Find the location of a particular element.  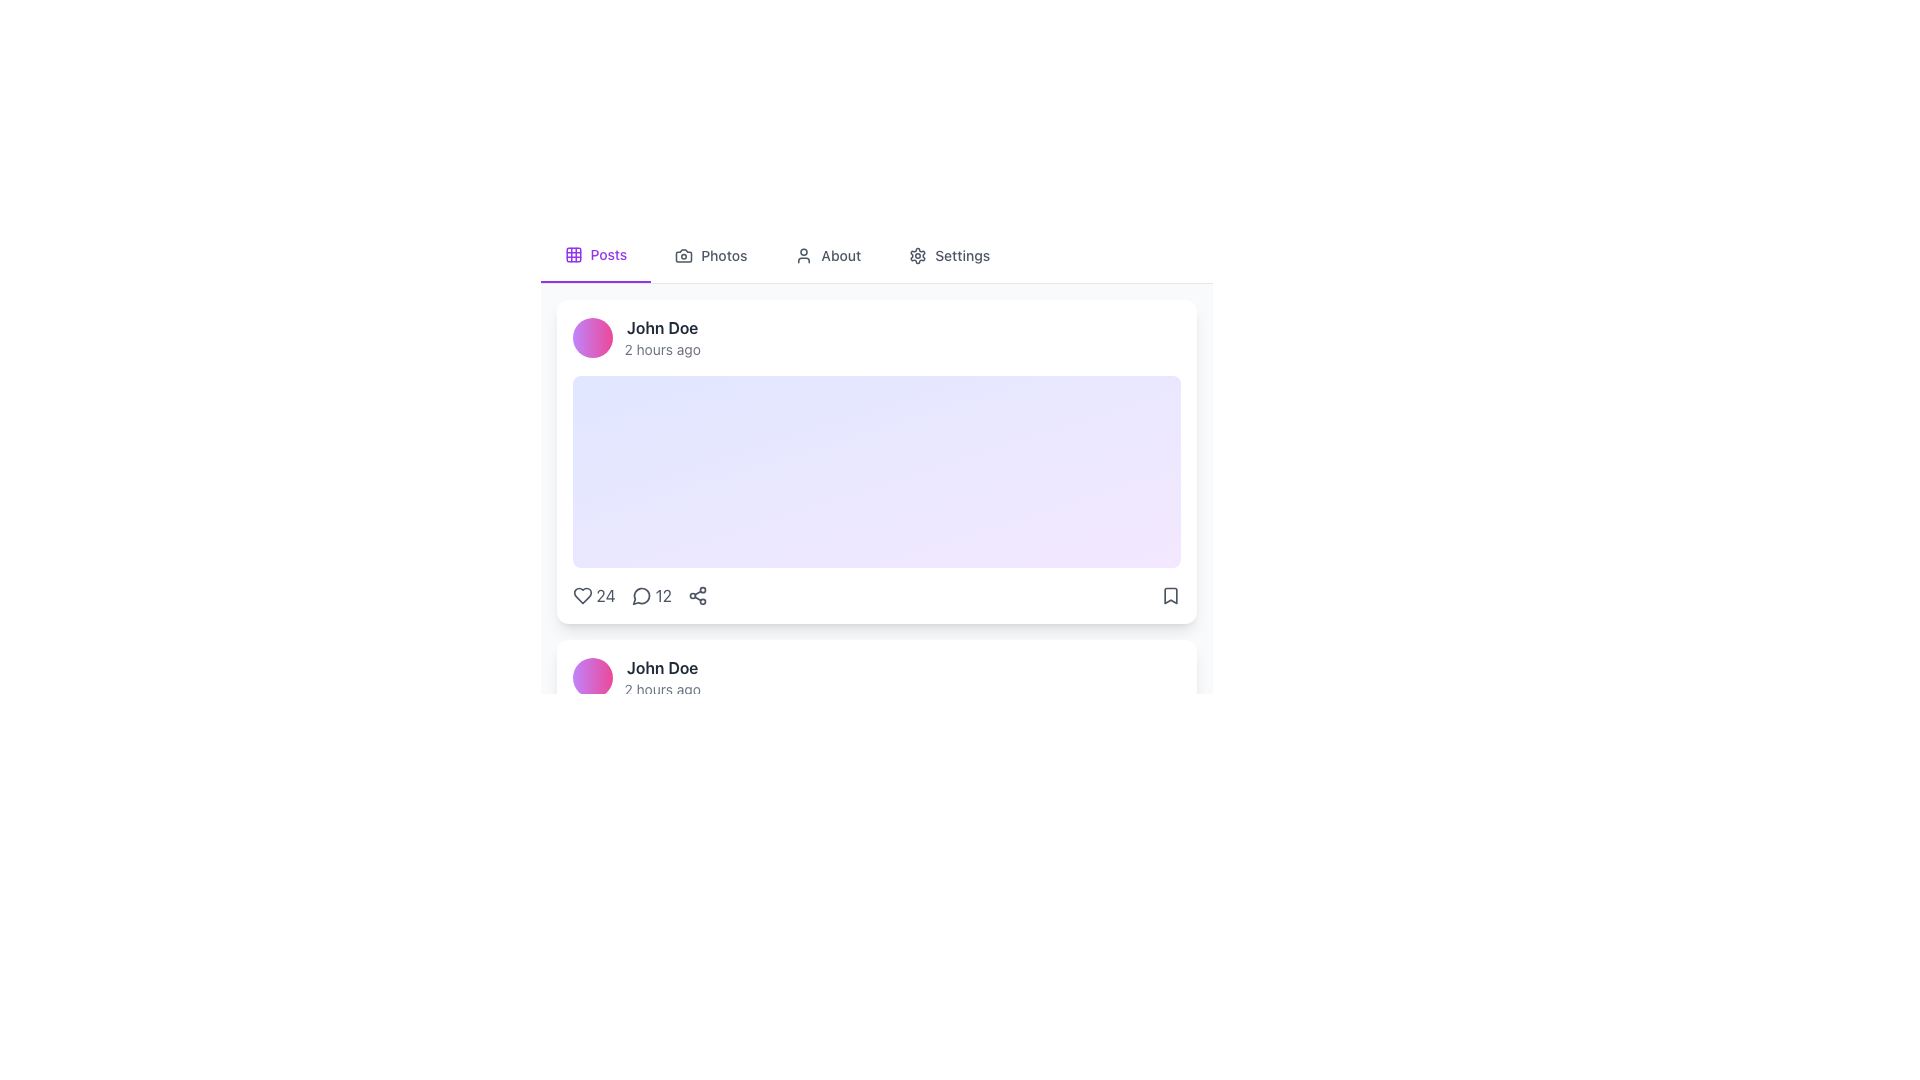

the icon button representing the sharing feature, which is styled in dark gray and located below a post's content area is located at coordinates (697, 595).